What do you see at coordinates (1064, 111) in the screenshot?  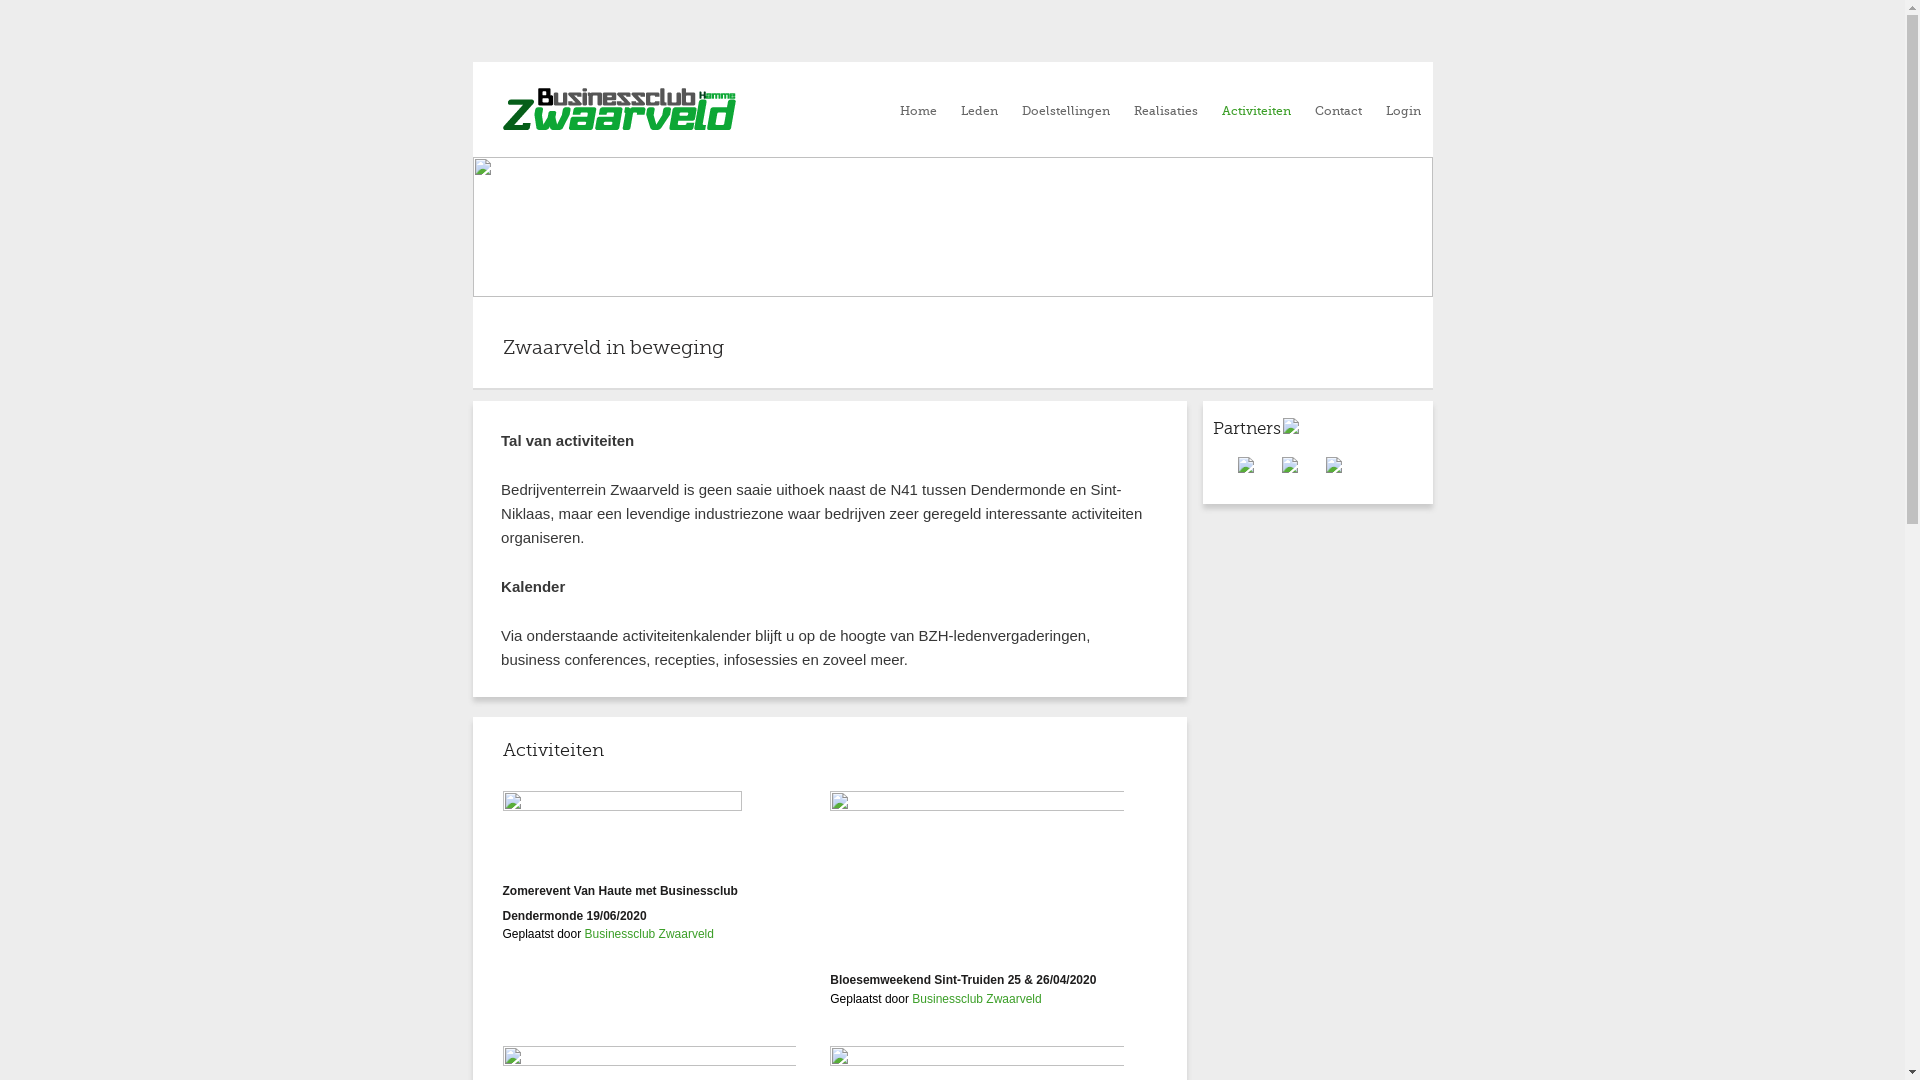 I see `'Doelstellingen'` at bounding box center [1064, 111].